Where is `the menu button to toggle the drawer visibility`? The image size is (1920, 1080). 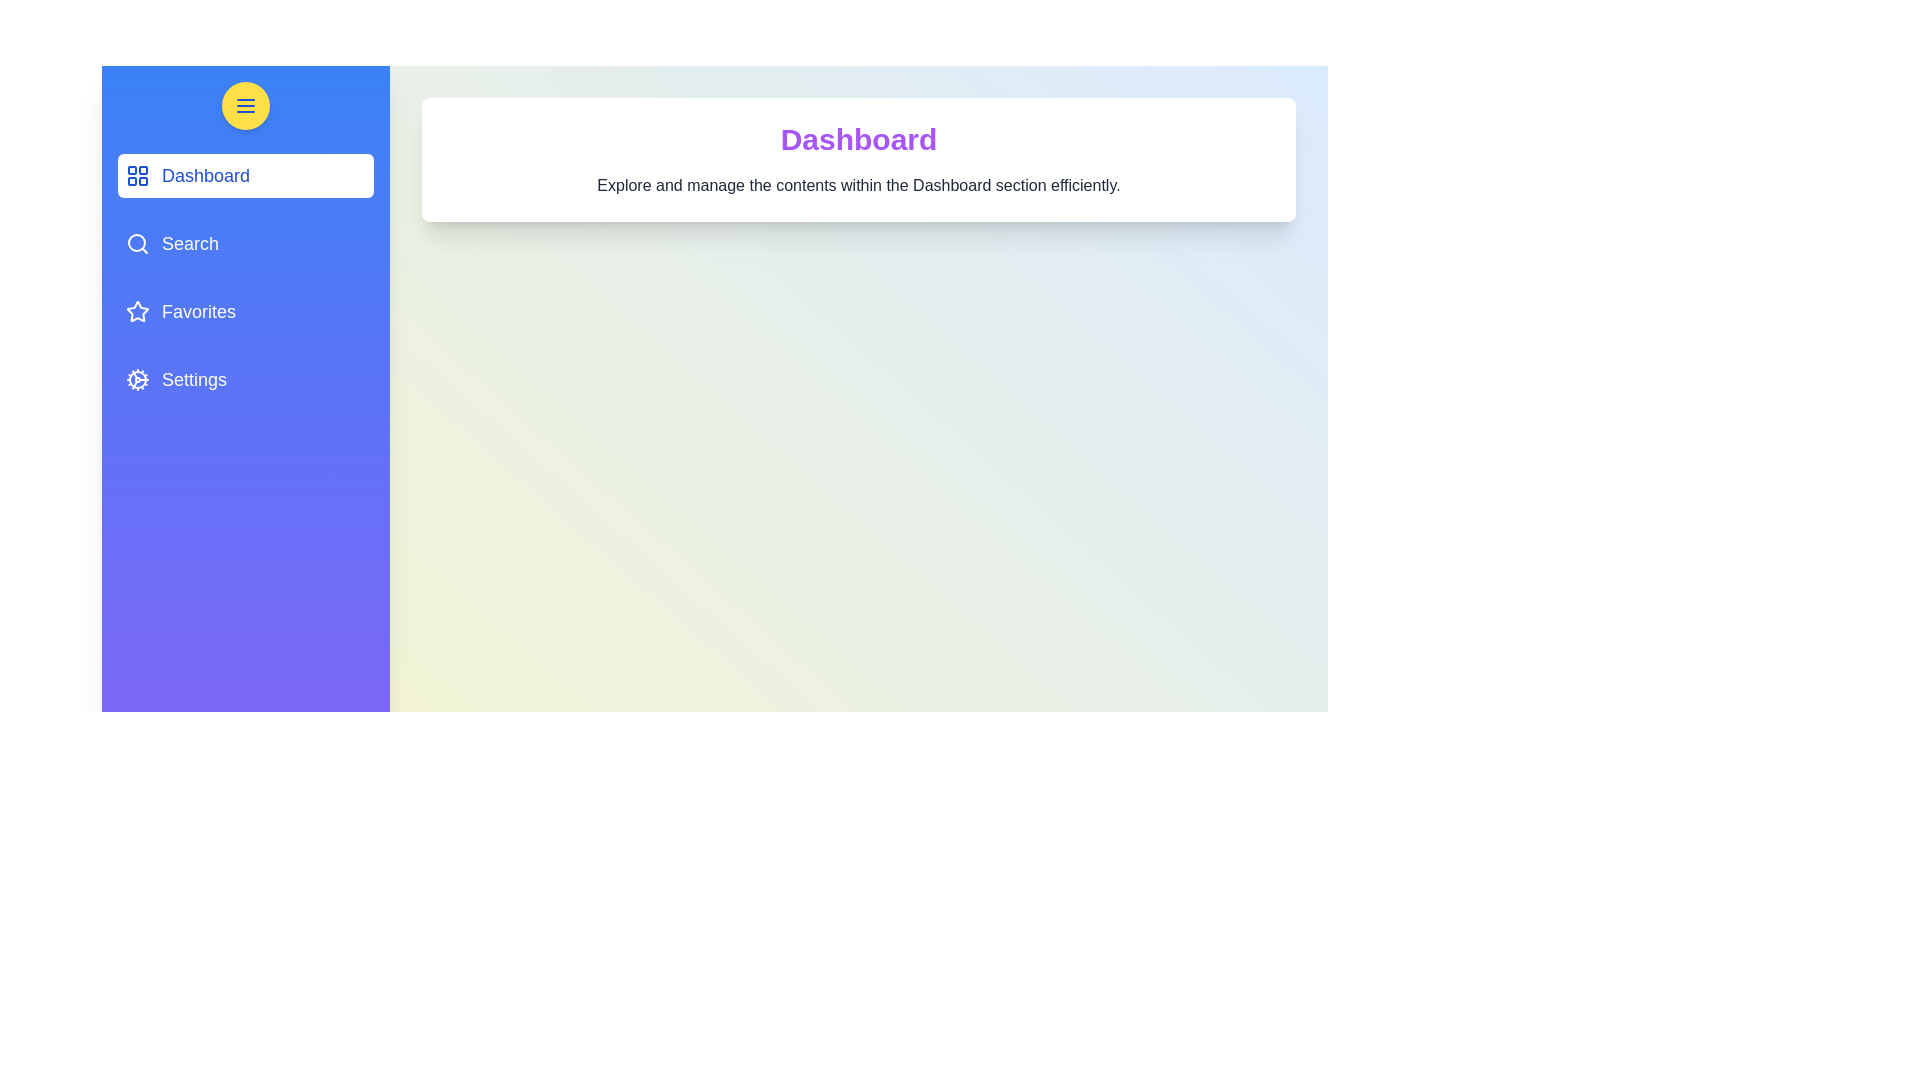 the menu button to toggle the drawer visibility is located at coordinates (244, 105).